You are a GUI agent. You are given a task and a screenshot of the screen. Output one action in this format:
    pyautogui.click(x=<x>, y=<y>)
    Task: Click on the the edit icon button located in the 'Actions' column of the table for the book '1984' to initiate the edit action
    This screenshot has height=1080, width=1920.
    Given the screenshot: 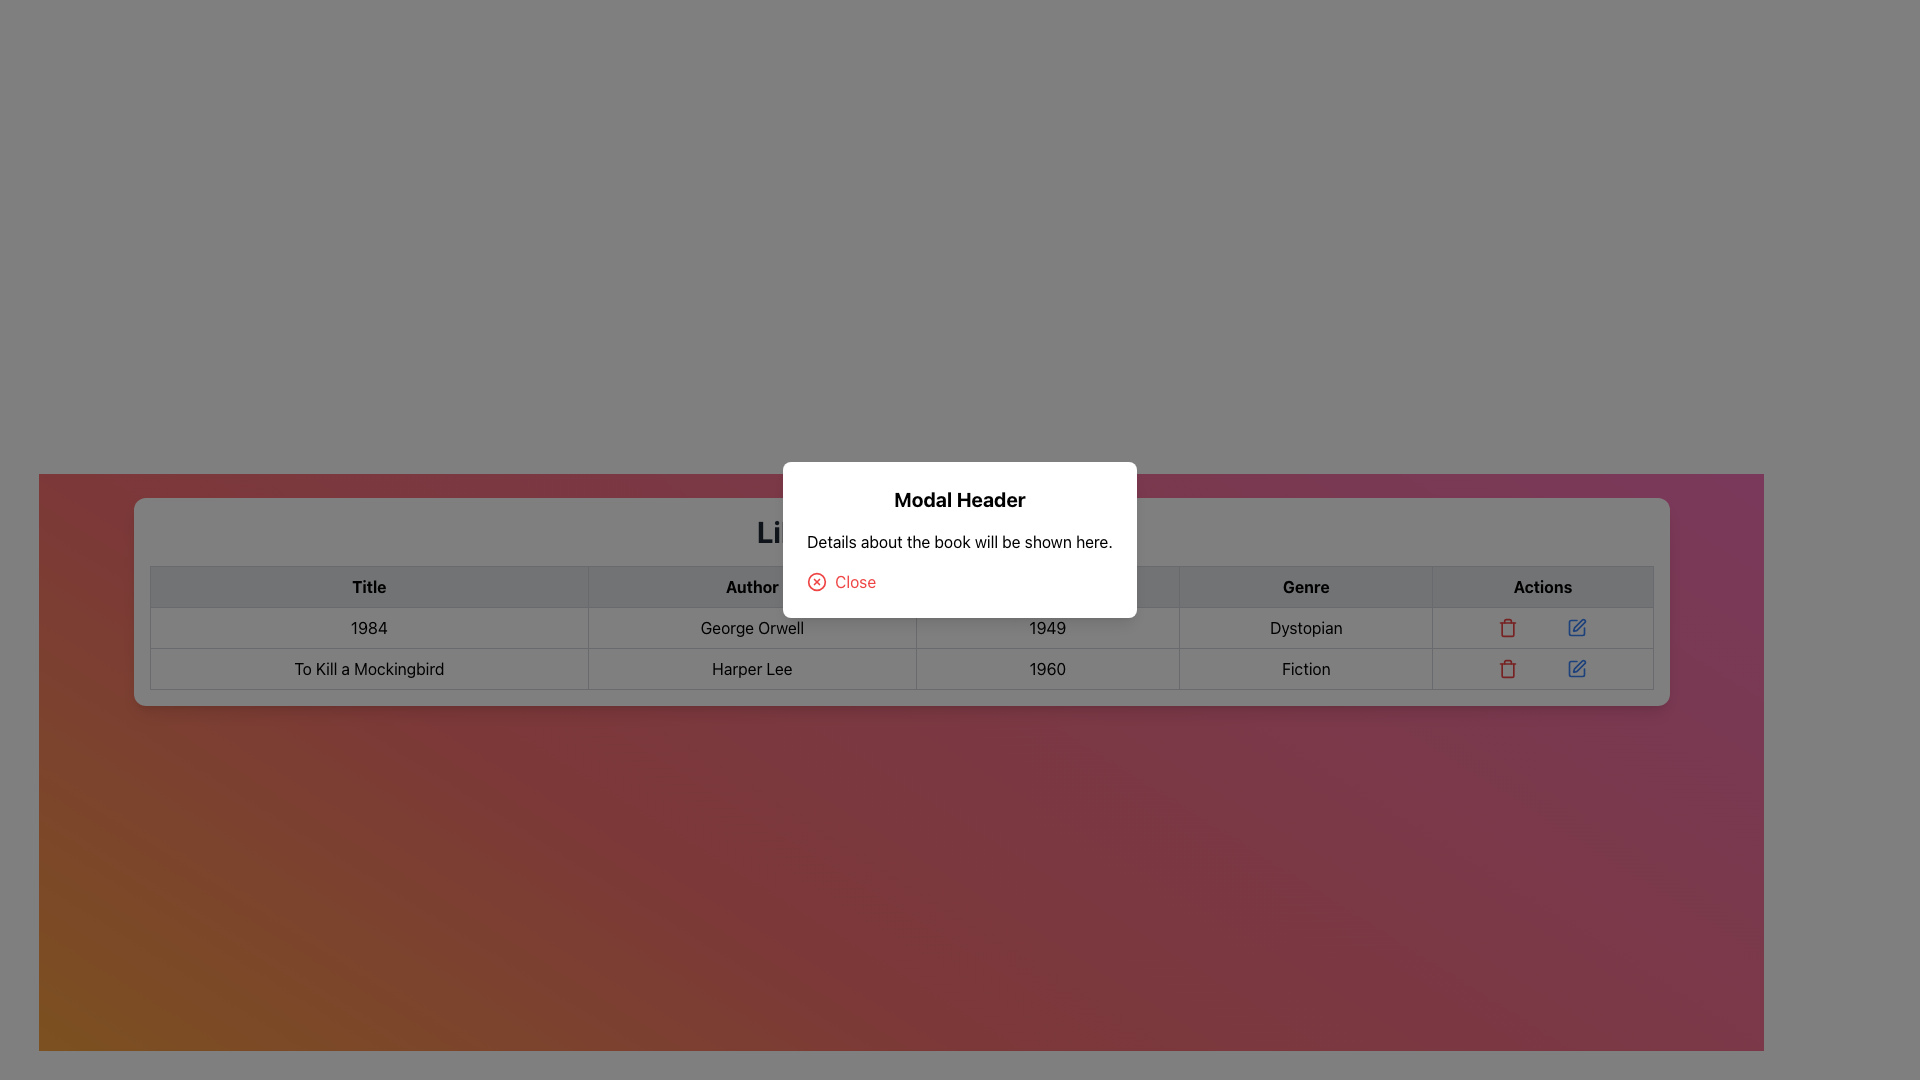 What is the action you would take?
    pyautogui.click(x=1576, y=627)
    